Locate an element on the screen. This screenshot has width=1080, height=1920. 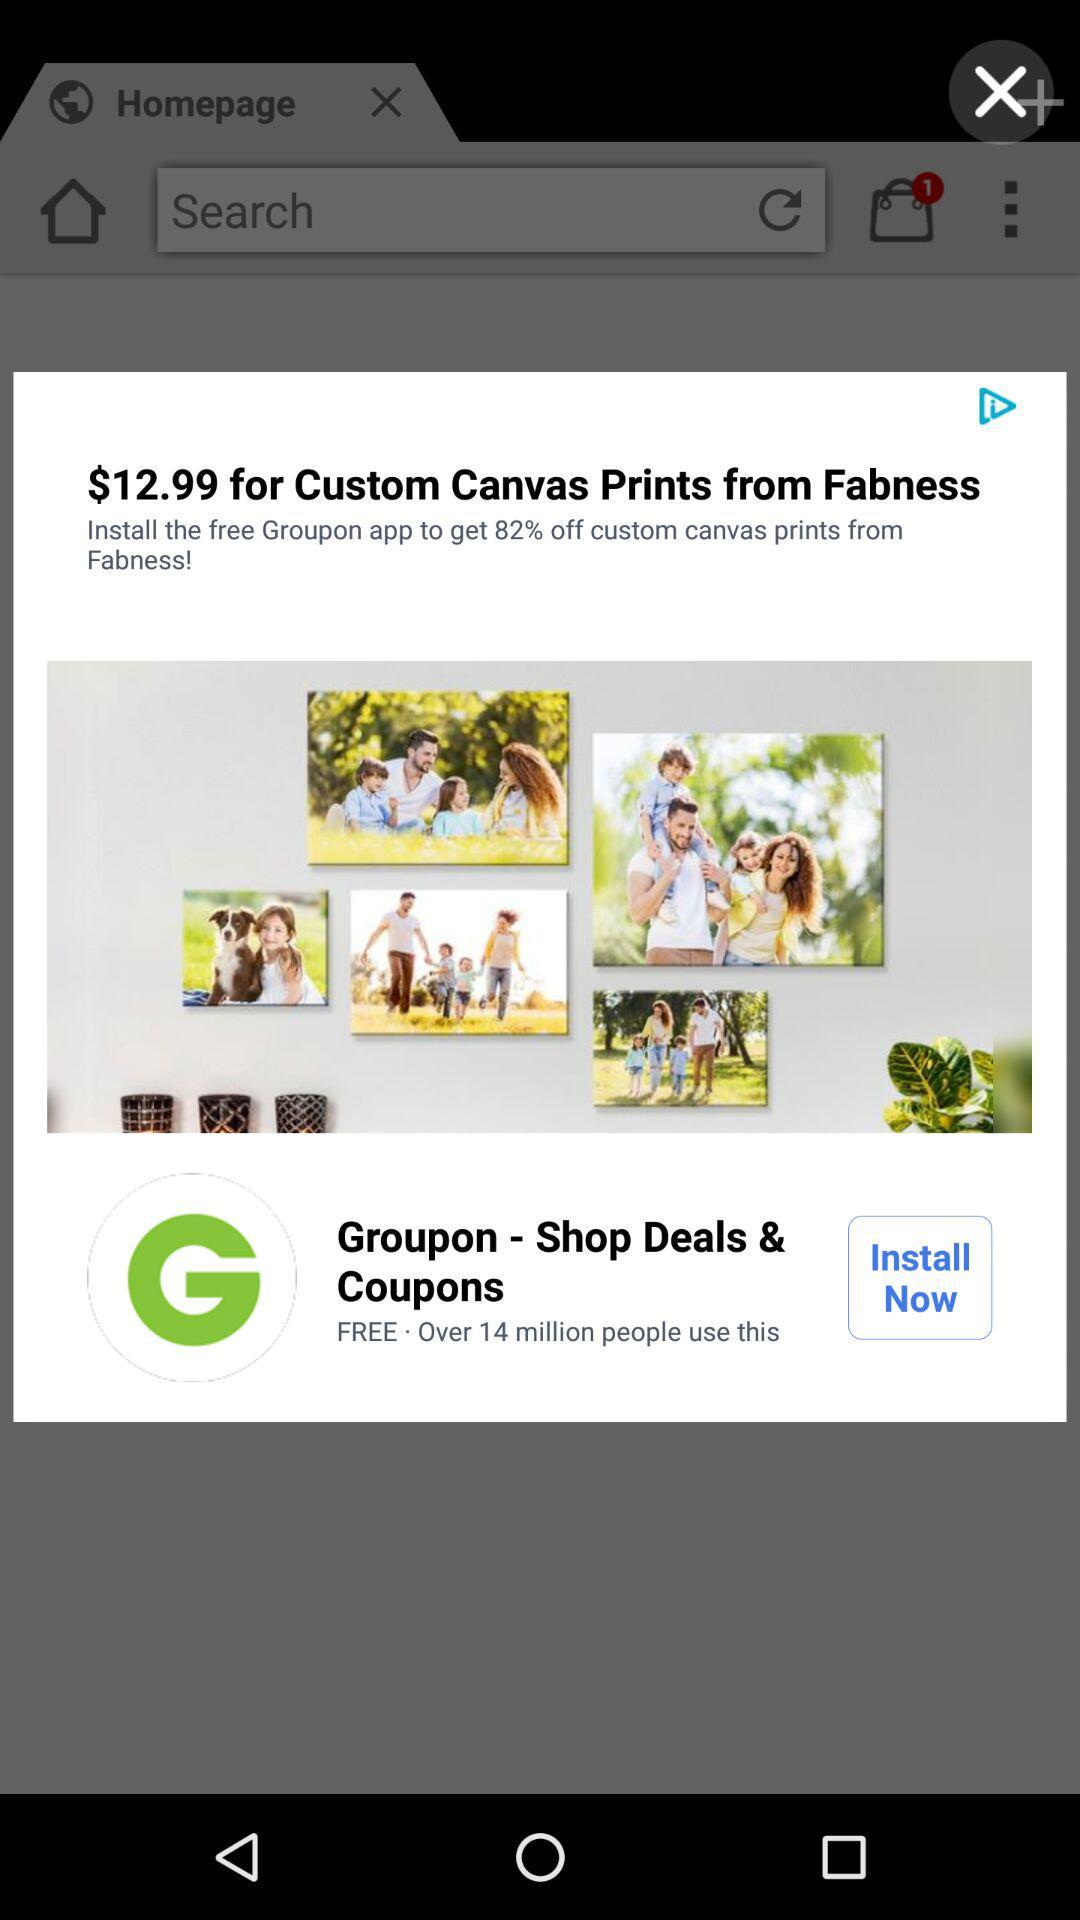
the company site is located at coordinates (192, 1276).